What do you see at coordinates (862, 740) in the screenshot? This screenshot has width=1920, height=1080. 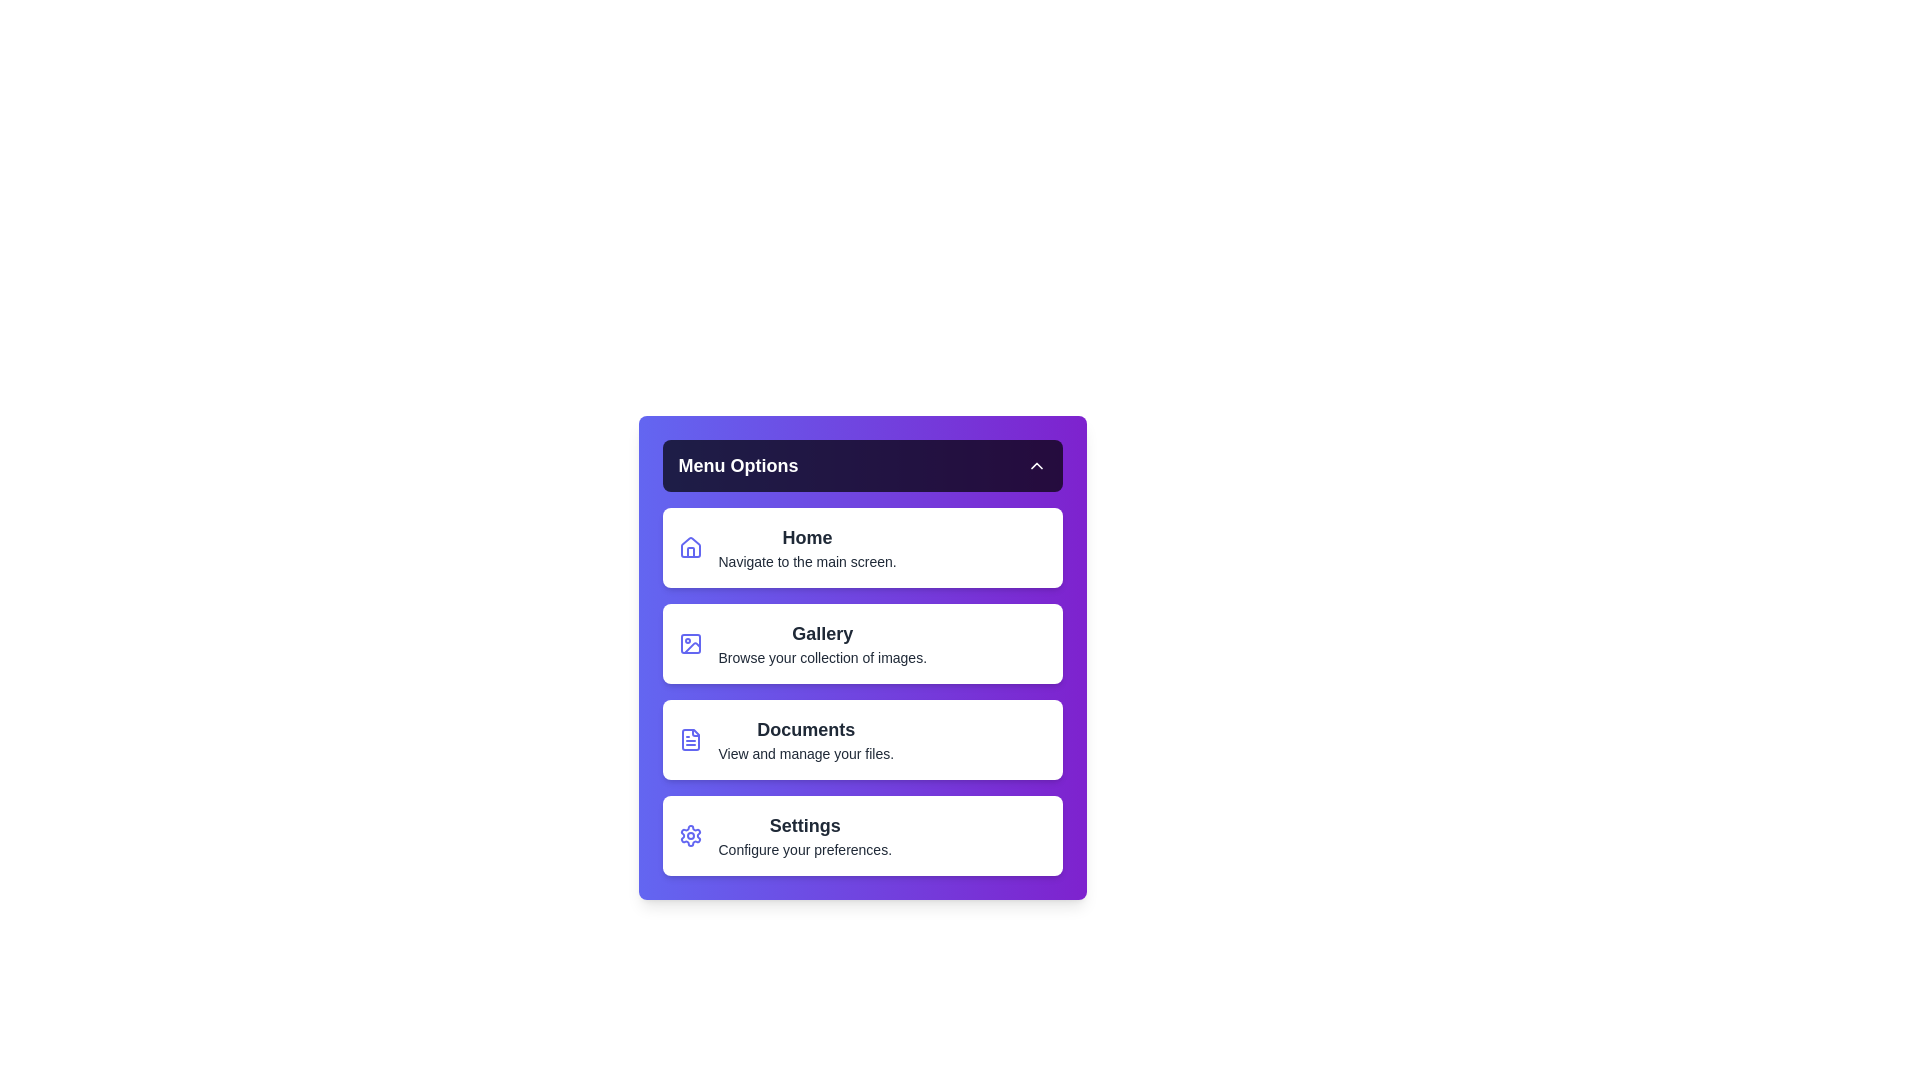 I see `the menu item Documents to observe visual changes` at bounding box center [862, 740].